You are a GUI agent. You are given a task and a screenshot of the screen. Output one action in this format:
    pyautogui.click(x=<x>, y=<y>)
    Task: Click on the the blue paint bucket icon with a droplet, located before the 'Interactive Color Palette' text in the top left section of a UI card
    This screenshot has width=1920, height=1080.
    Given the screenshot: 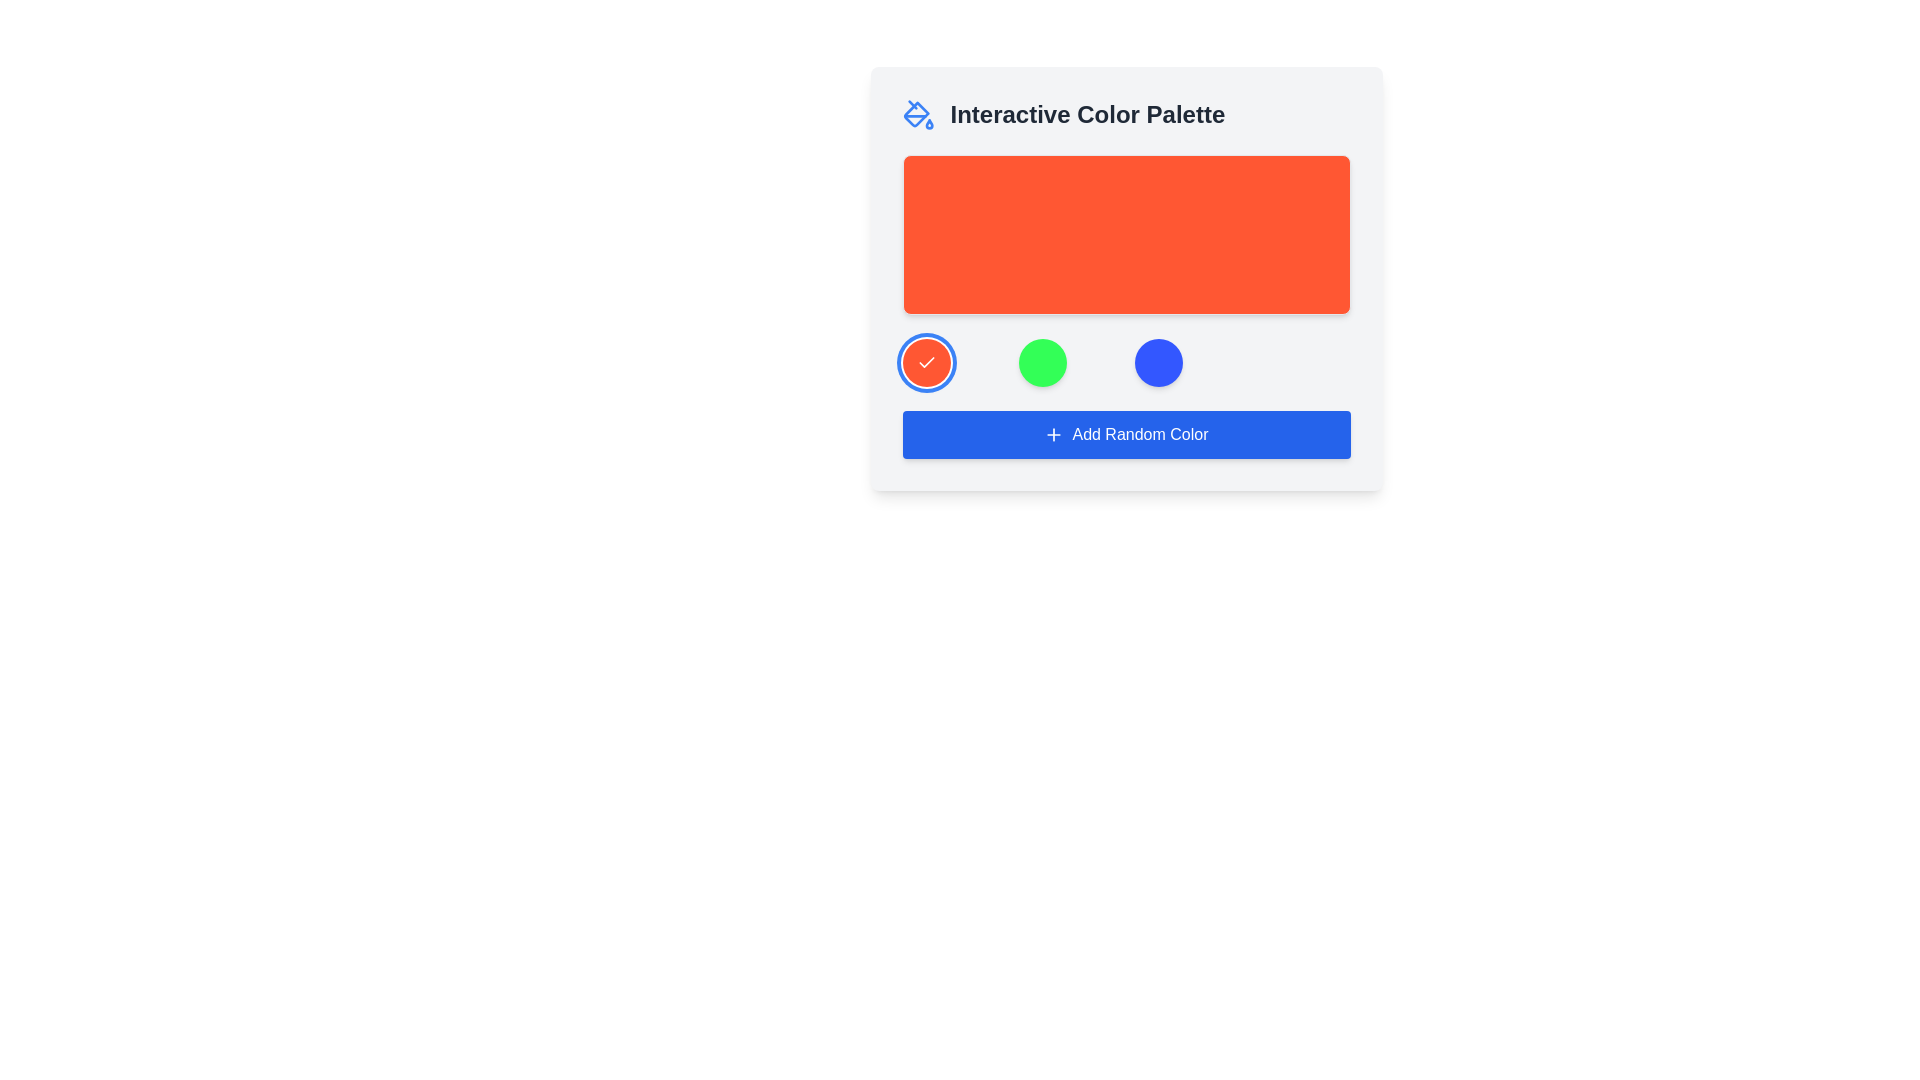 What is the action you would take?
    pyautogui.click(x=917, y=115)
    